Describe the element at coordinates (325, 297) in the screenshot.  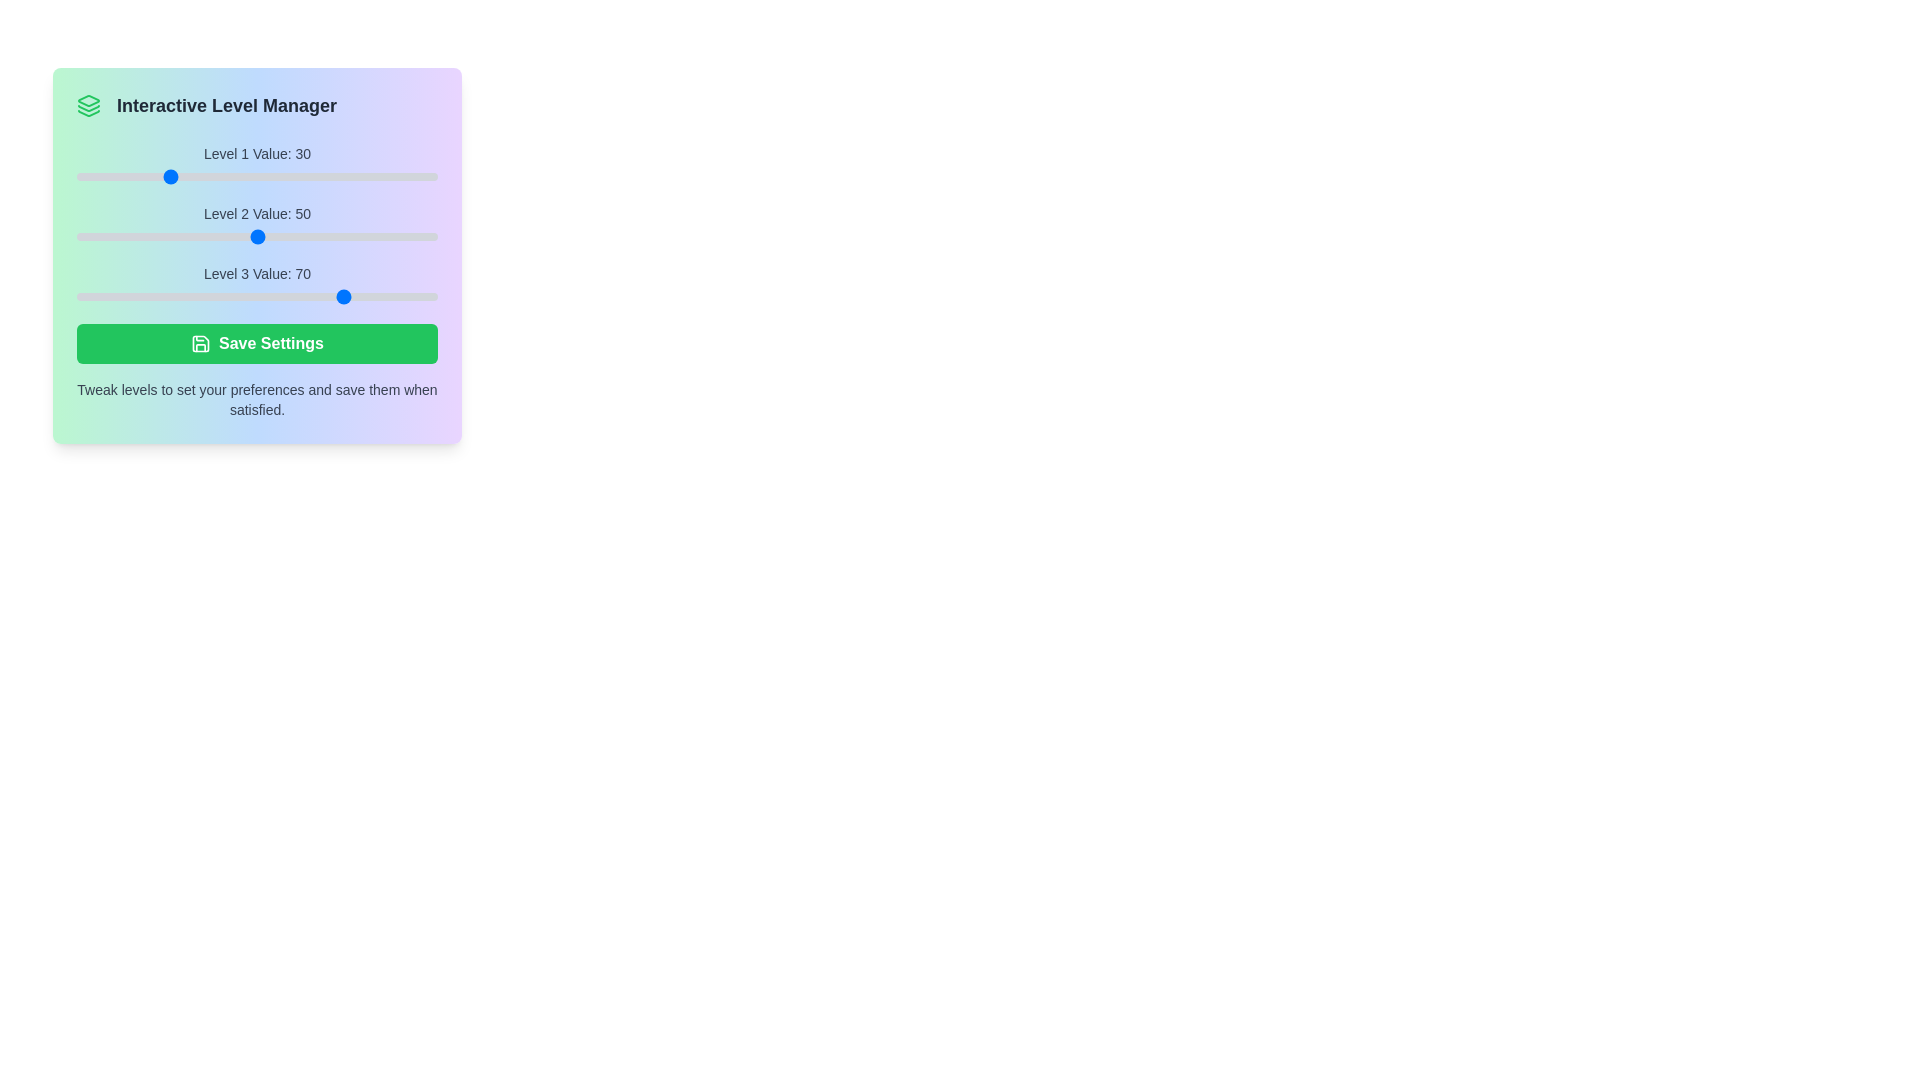
I see `the Level 3 Value slider` at that location.